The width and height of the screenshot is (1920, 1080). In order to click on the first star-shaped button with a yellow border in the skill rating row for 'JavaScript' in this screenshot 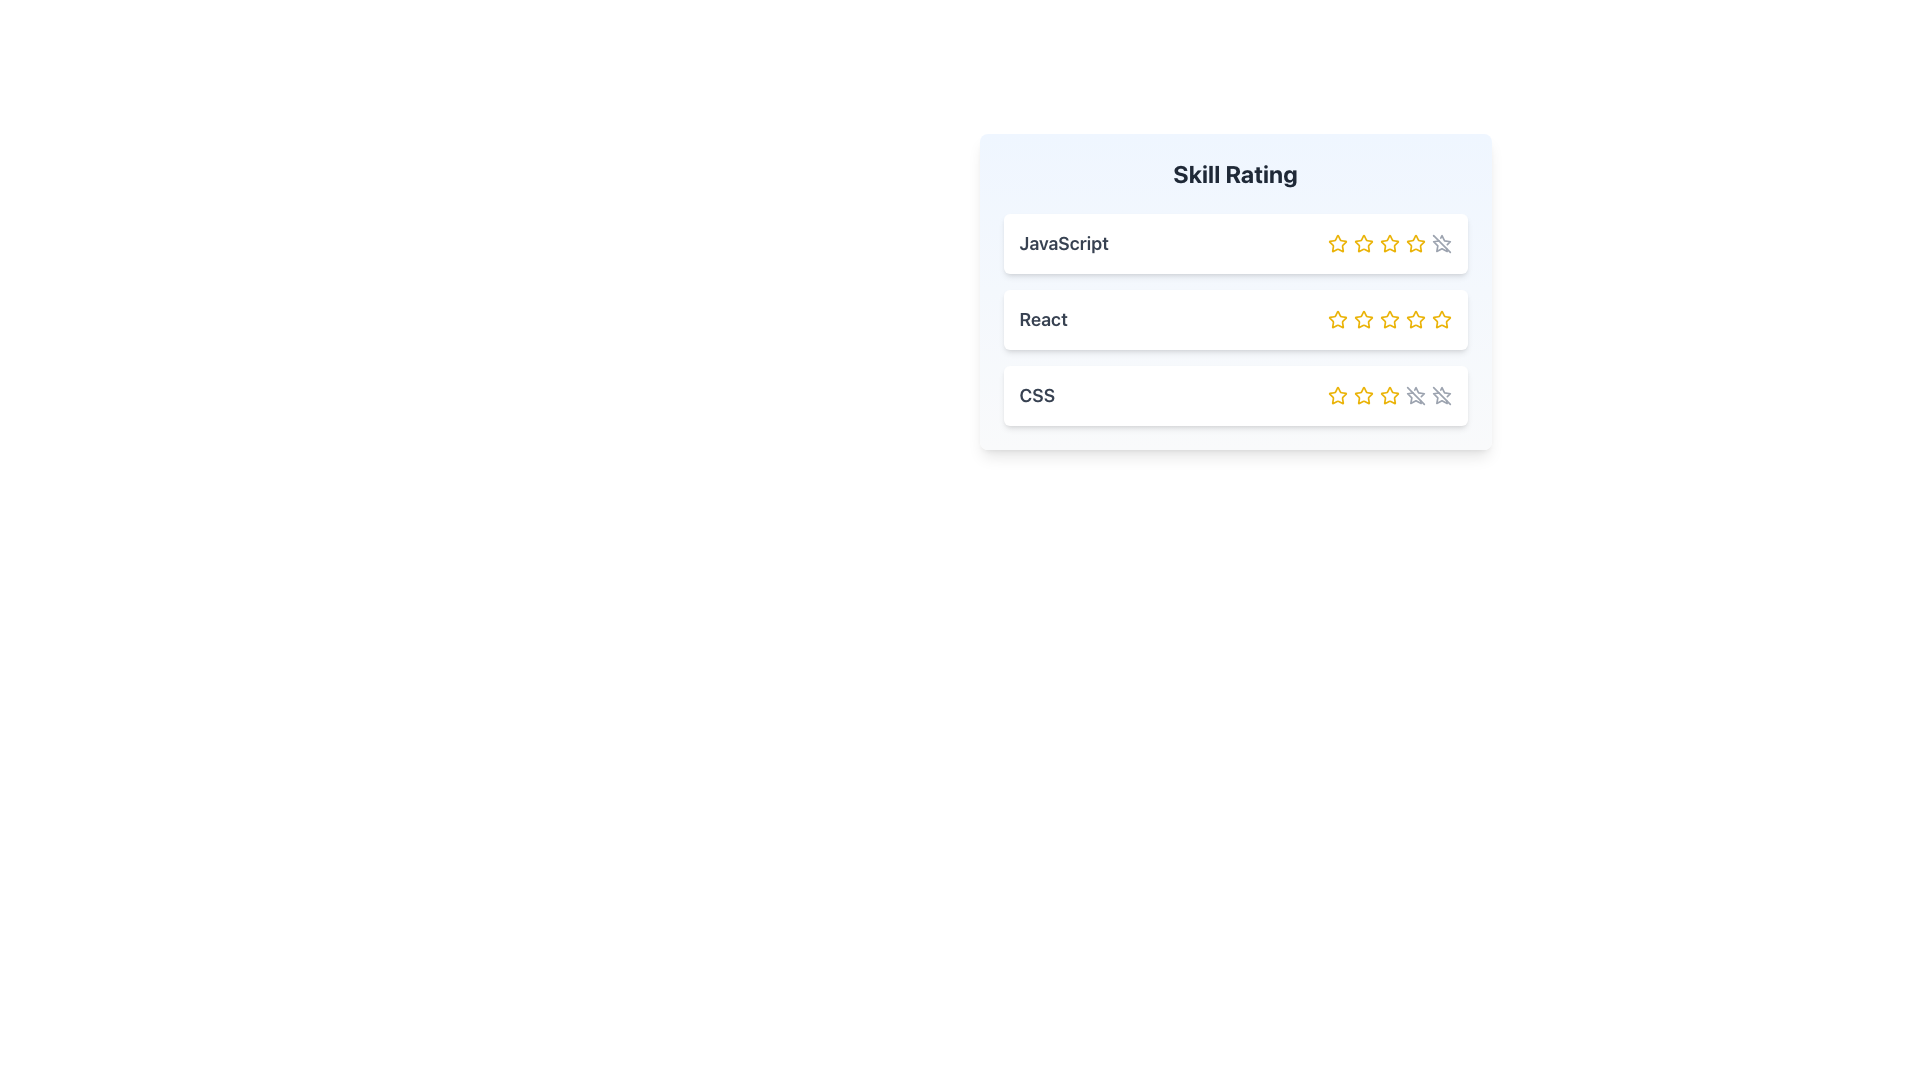, I will do `click(1337, 242)`.